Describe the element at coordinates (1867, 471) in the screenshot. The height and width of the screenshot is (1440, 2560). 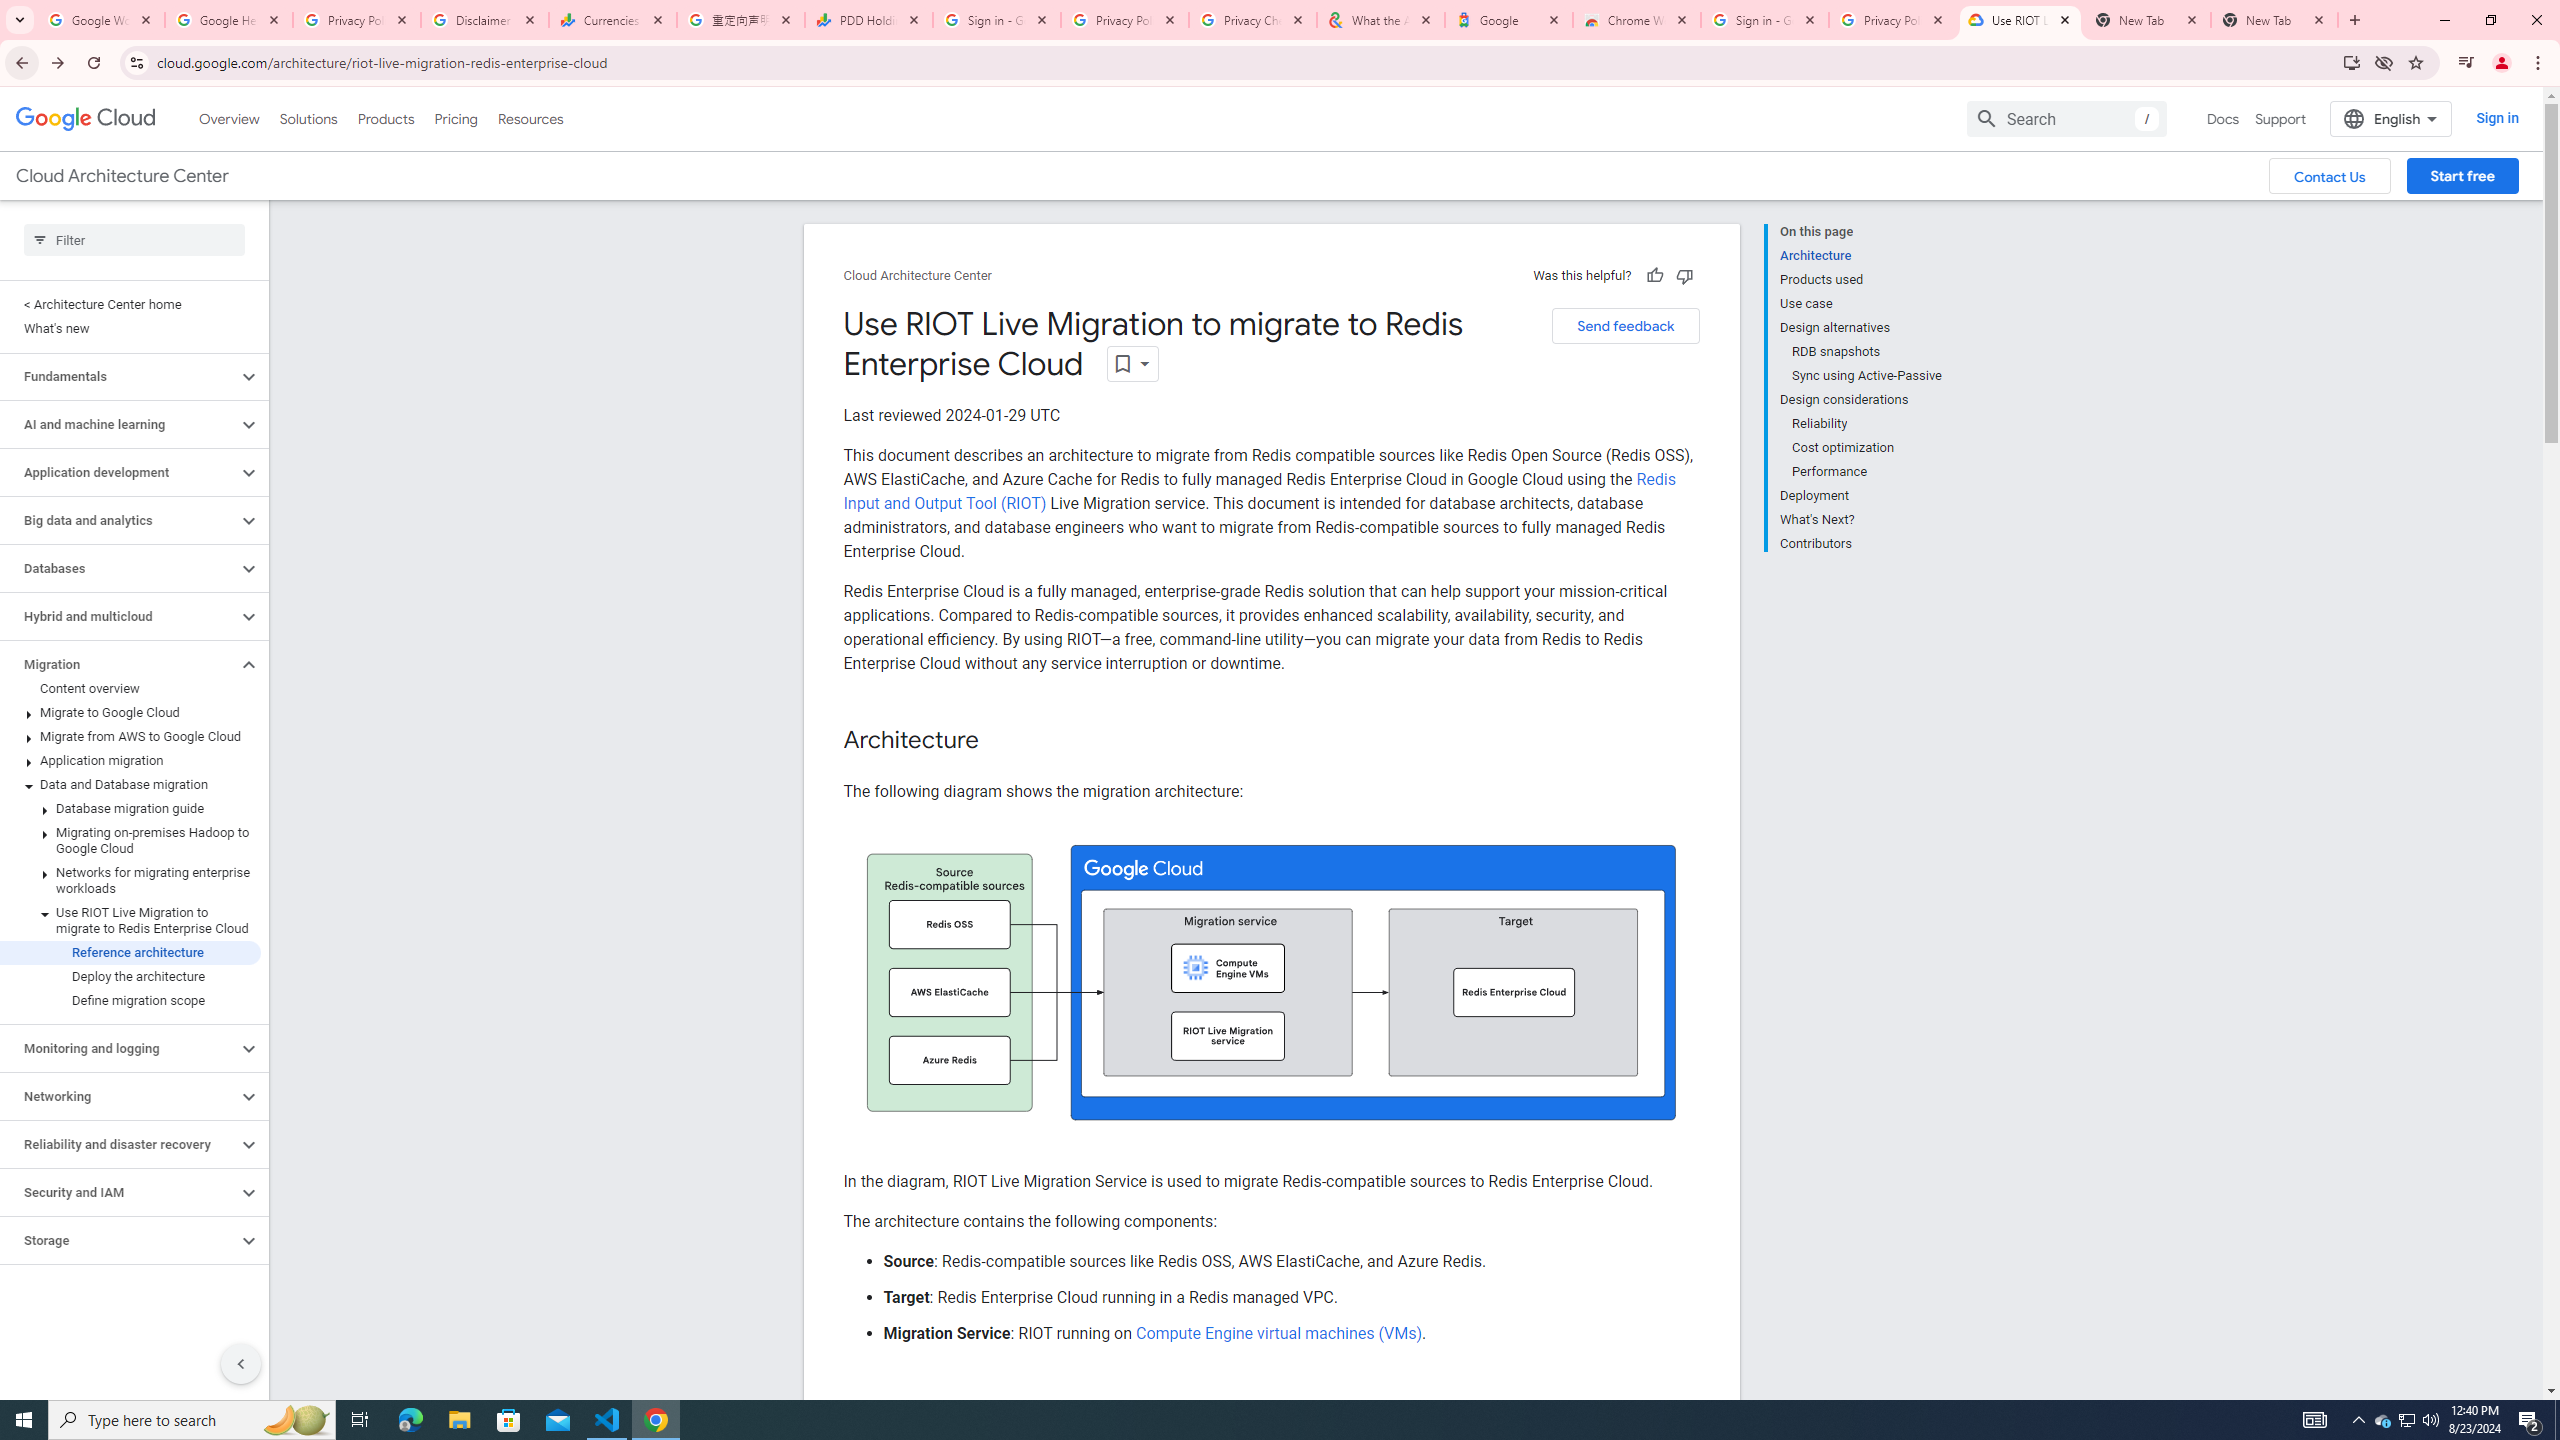
I see `'Performance'` at that location.